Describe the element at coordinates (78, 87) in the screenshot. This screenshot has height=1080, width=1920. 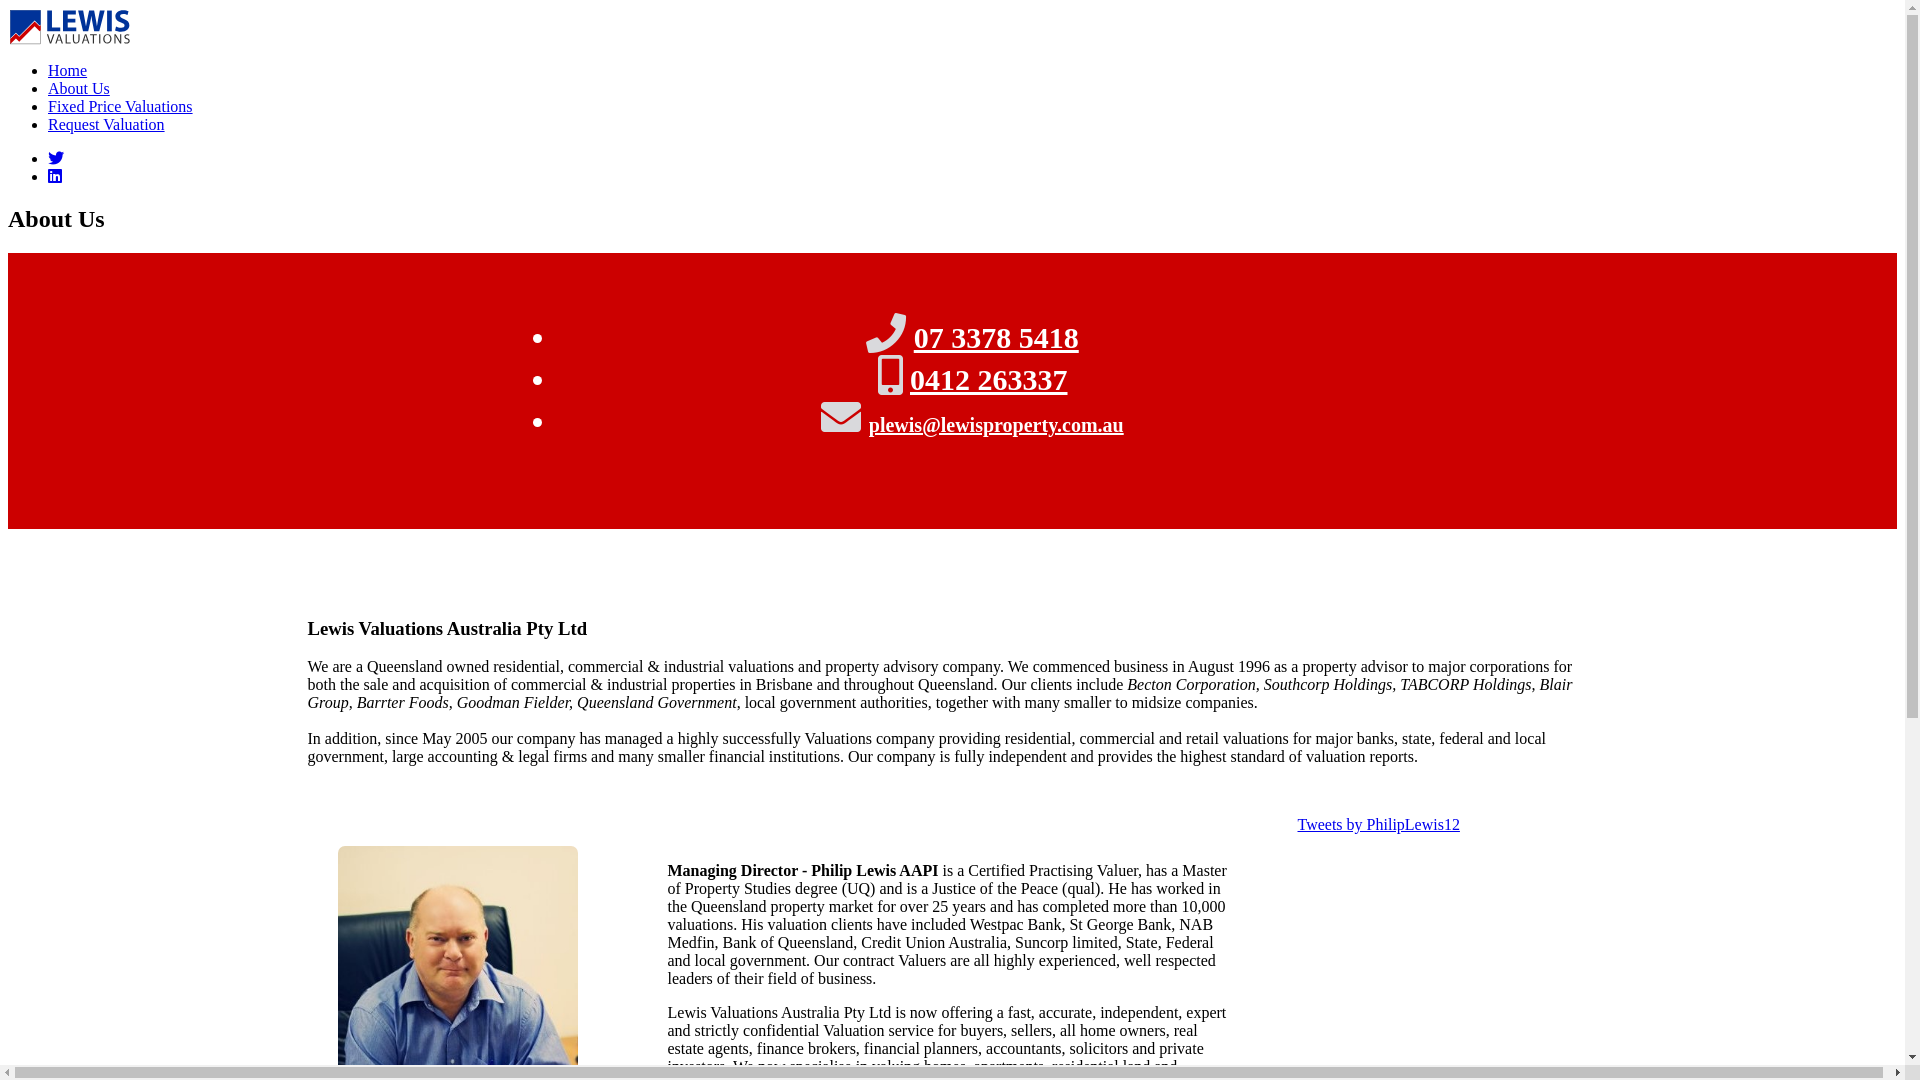
I see `'About Us'` at that location.